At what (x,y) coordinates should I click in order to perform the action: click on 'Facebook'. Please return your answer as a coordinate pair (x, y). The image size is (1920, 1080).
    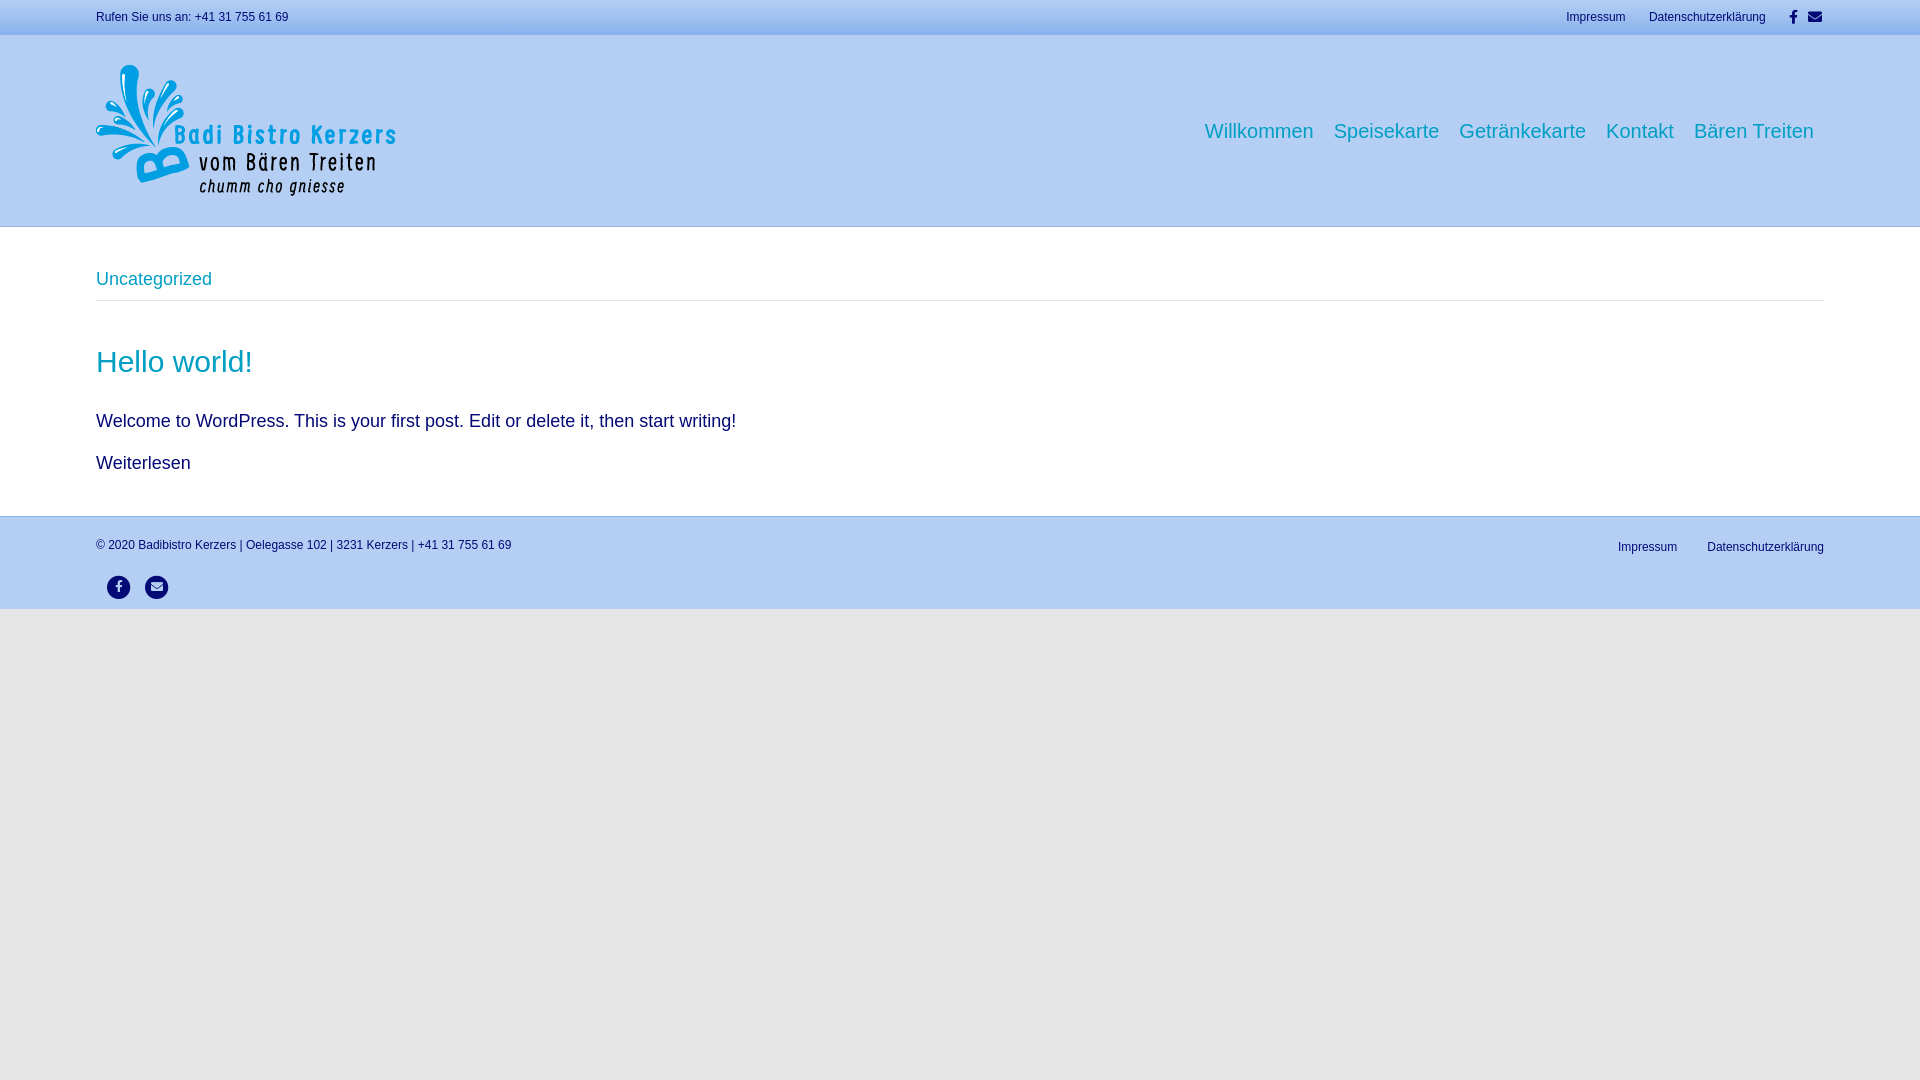
    Looking at the image, I should click on (103, 585).